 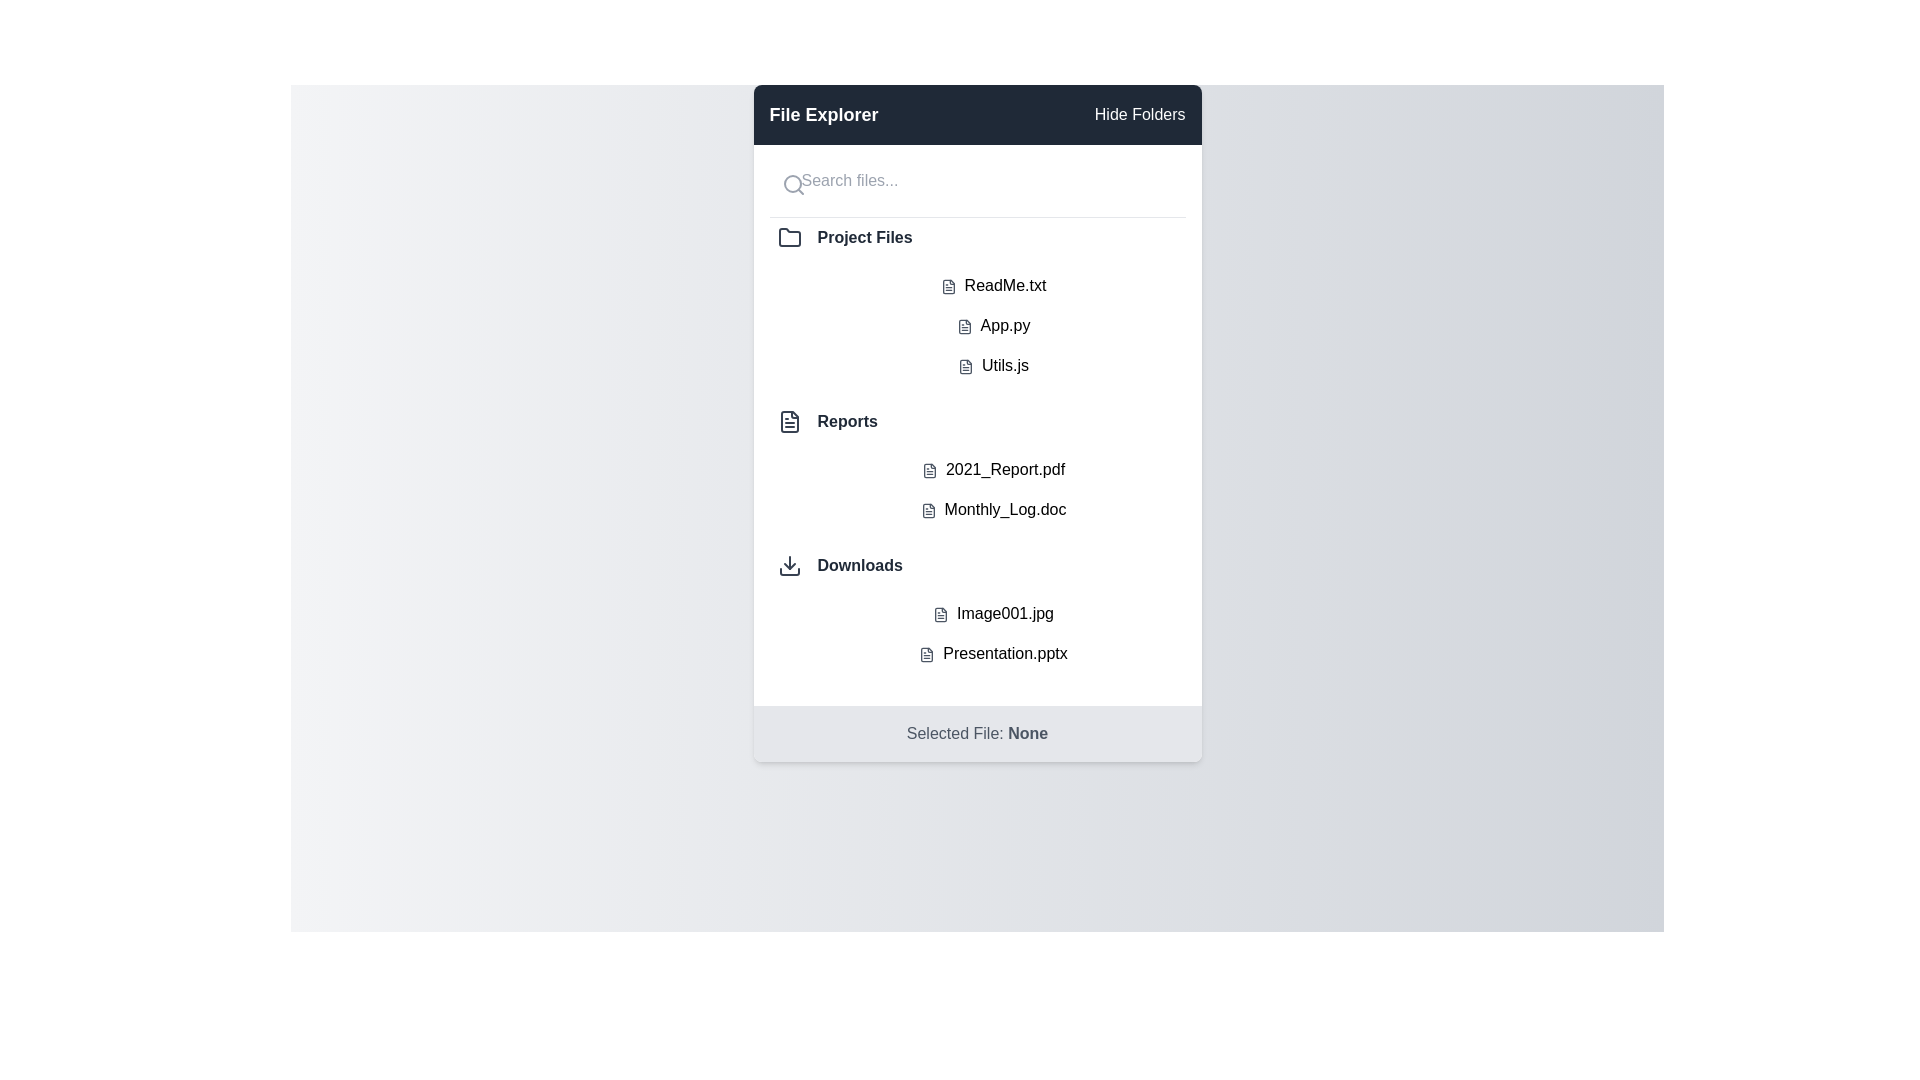 I want to click on the file named ReadMe.txt to select it, so click(x=993, y=285).